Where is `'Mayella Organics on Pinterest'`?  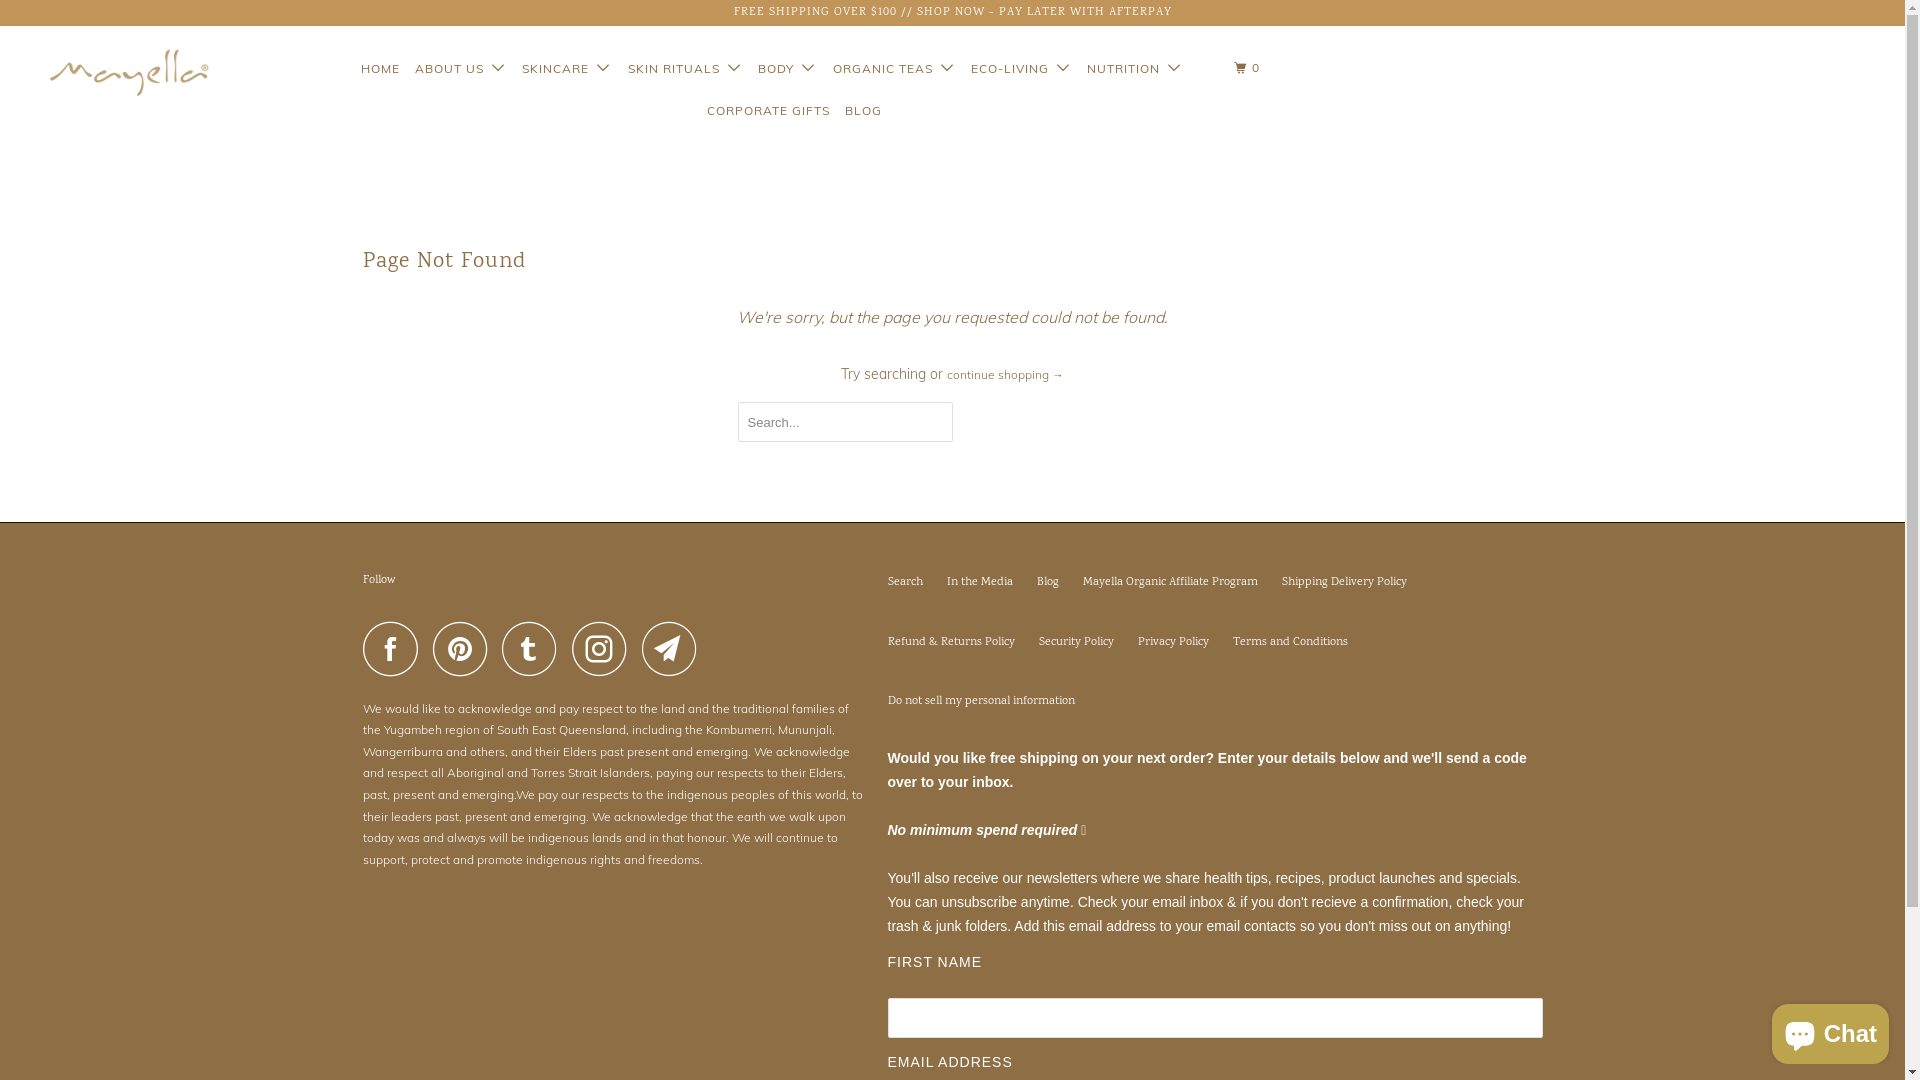 'Mayella Organics on Pinterest' is located at coordinates (463, 648).